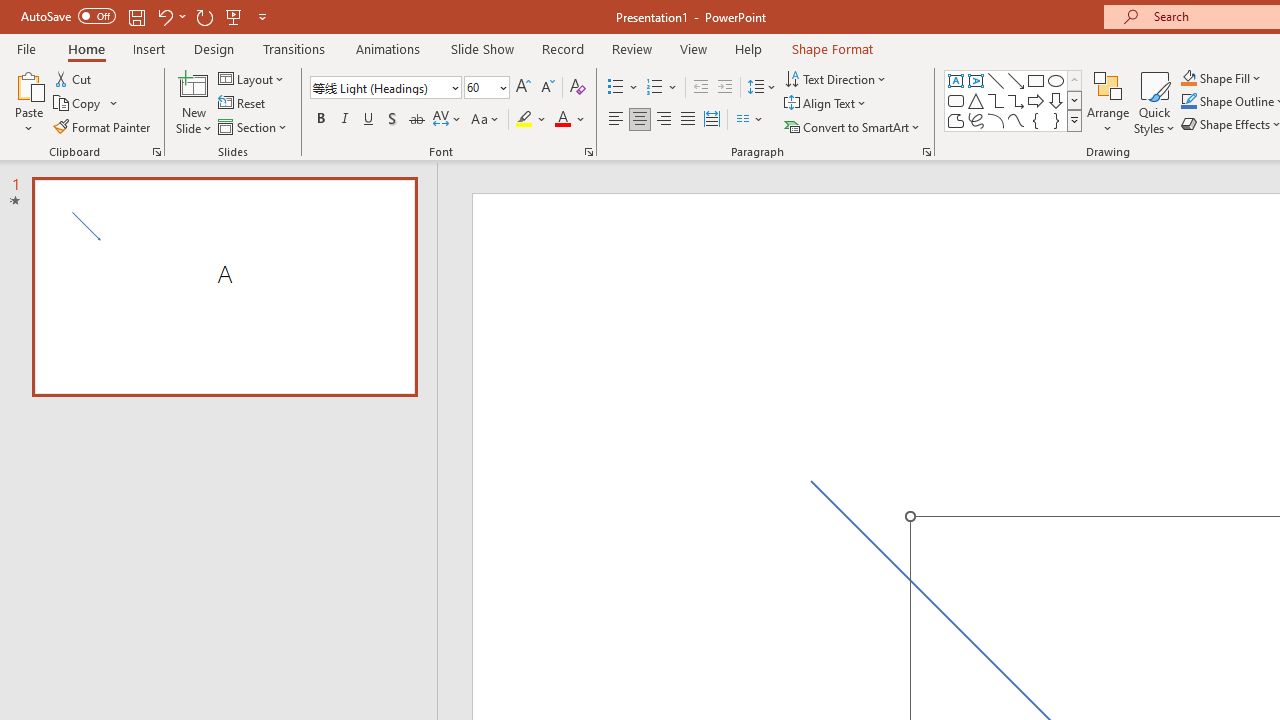  Describe the element at coordinates (1189, 101) in the screenshot. I see `'Shape Outline Blue, Accent 1'` at that location.